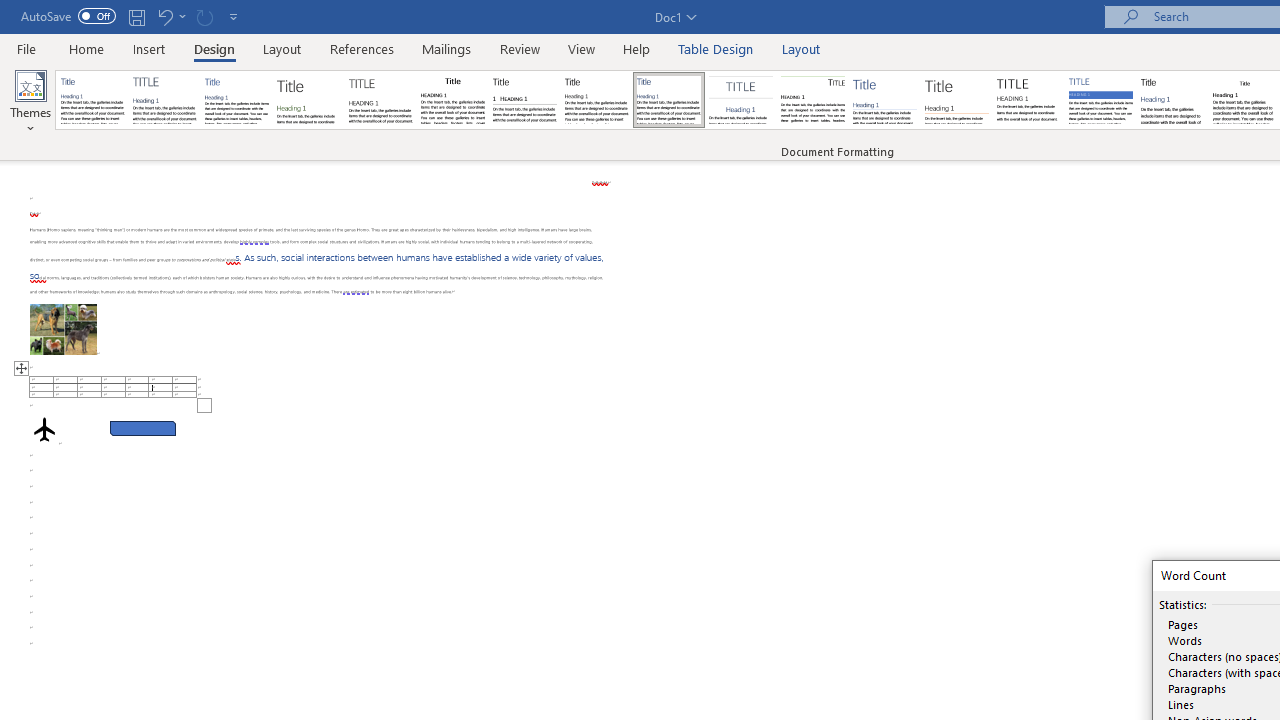  I want to click on 'System', so click(10, 11).